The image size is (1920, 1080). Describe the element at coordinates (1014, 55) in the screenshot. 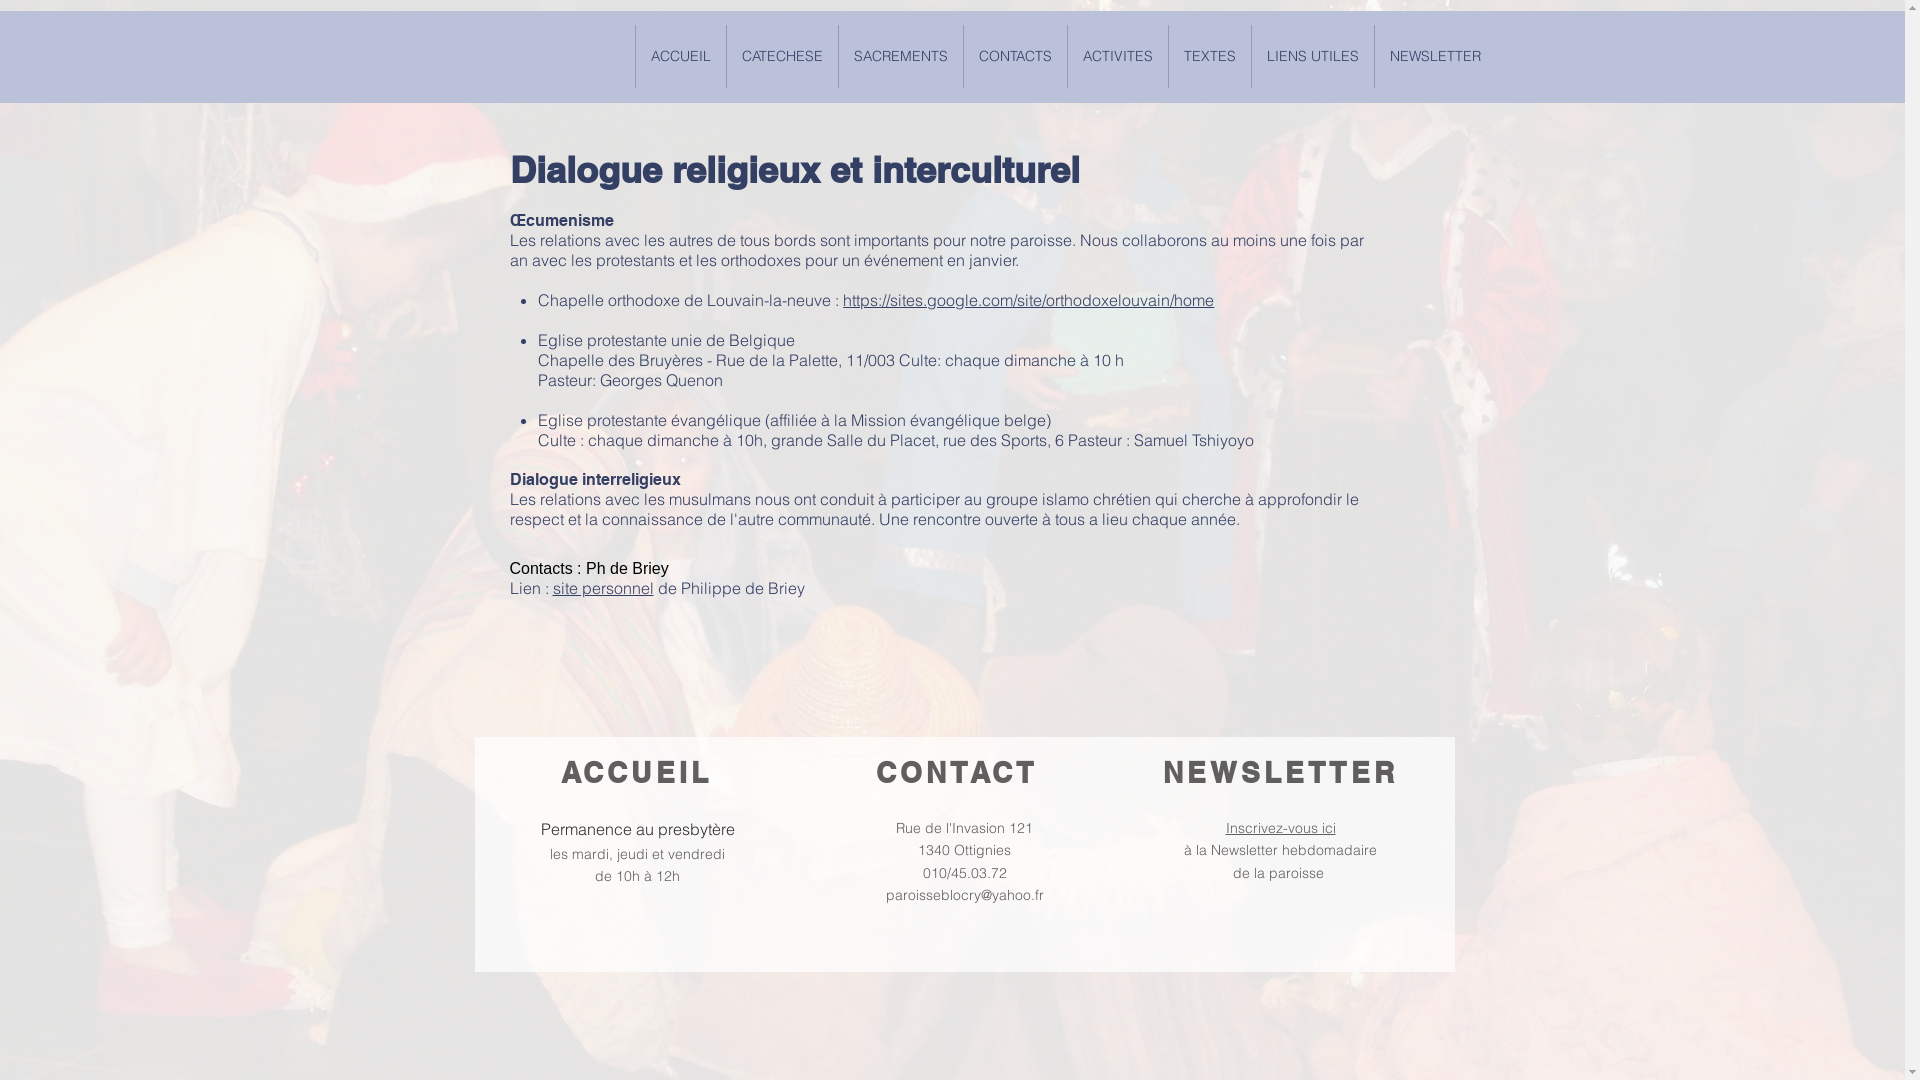

I see `'CONTACTS'` at that location.